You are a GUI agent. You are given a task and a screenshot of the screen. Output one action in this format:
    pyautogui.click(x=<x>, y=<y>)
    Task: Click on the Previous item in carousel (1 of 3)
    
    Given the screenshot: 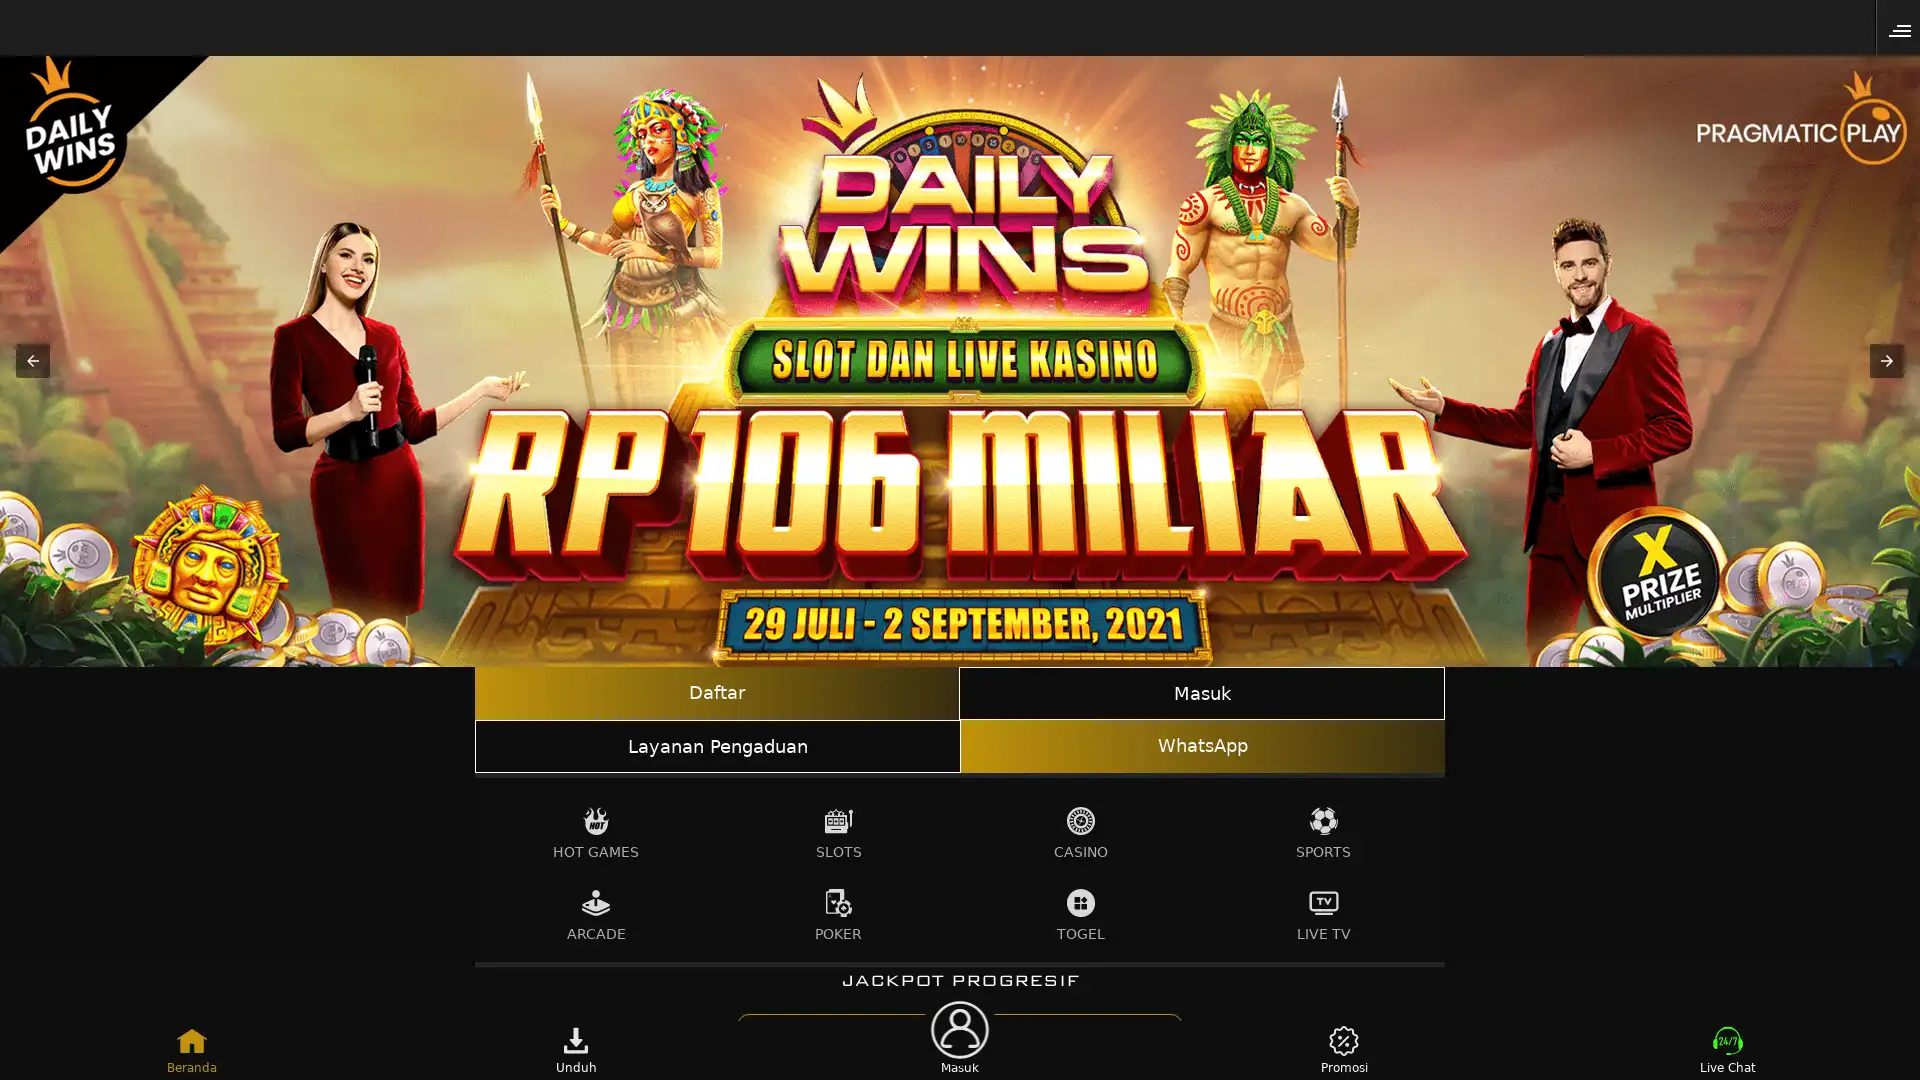 What is the action you would take?
    pyautogui.click(x=33, y=358)
    